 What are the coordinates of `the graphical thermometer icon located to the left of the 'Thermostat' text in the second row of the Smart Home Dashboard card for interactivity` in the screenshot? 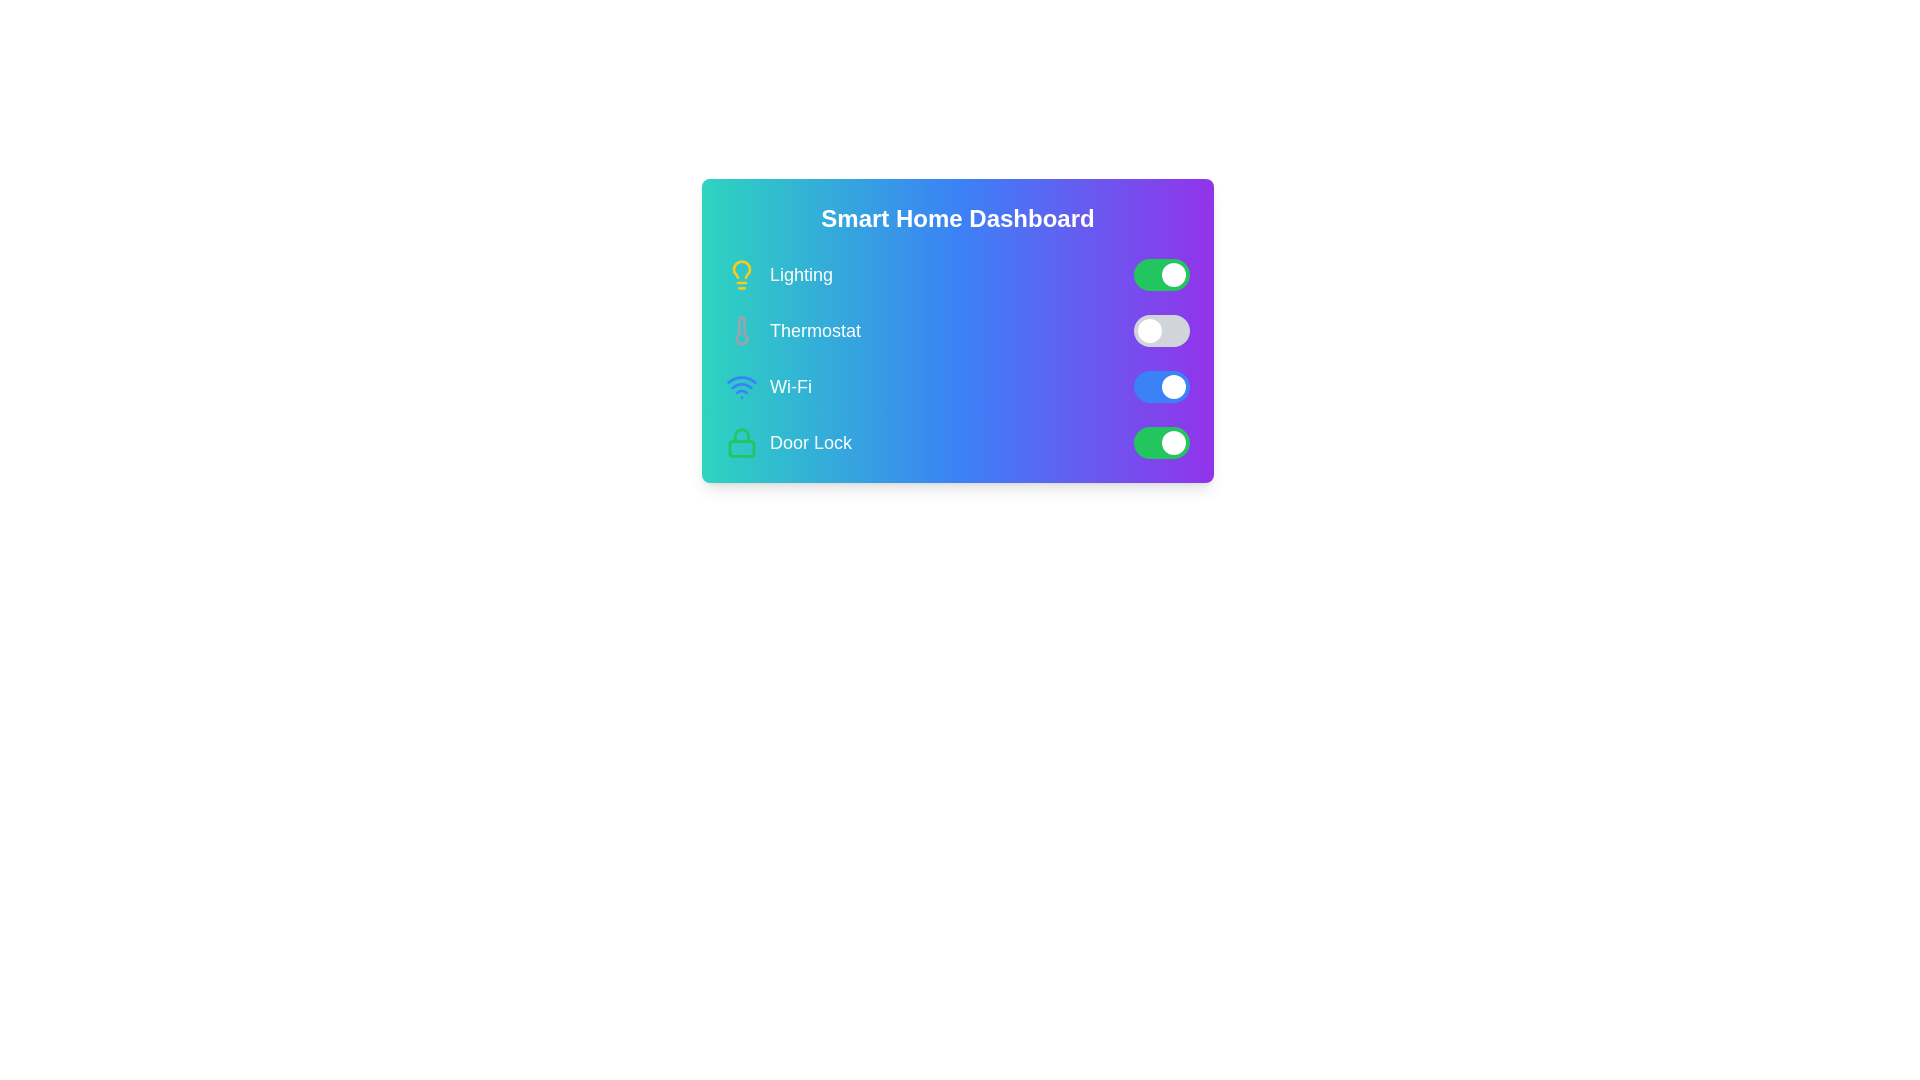 It's located at (741, 330).